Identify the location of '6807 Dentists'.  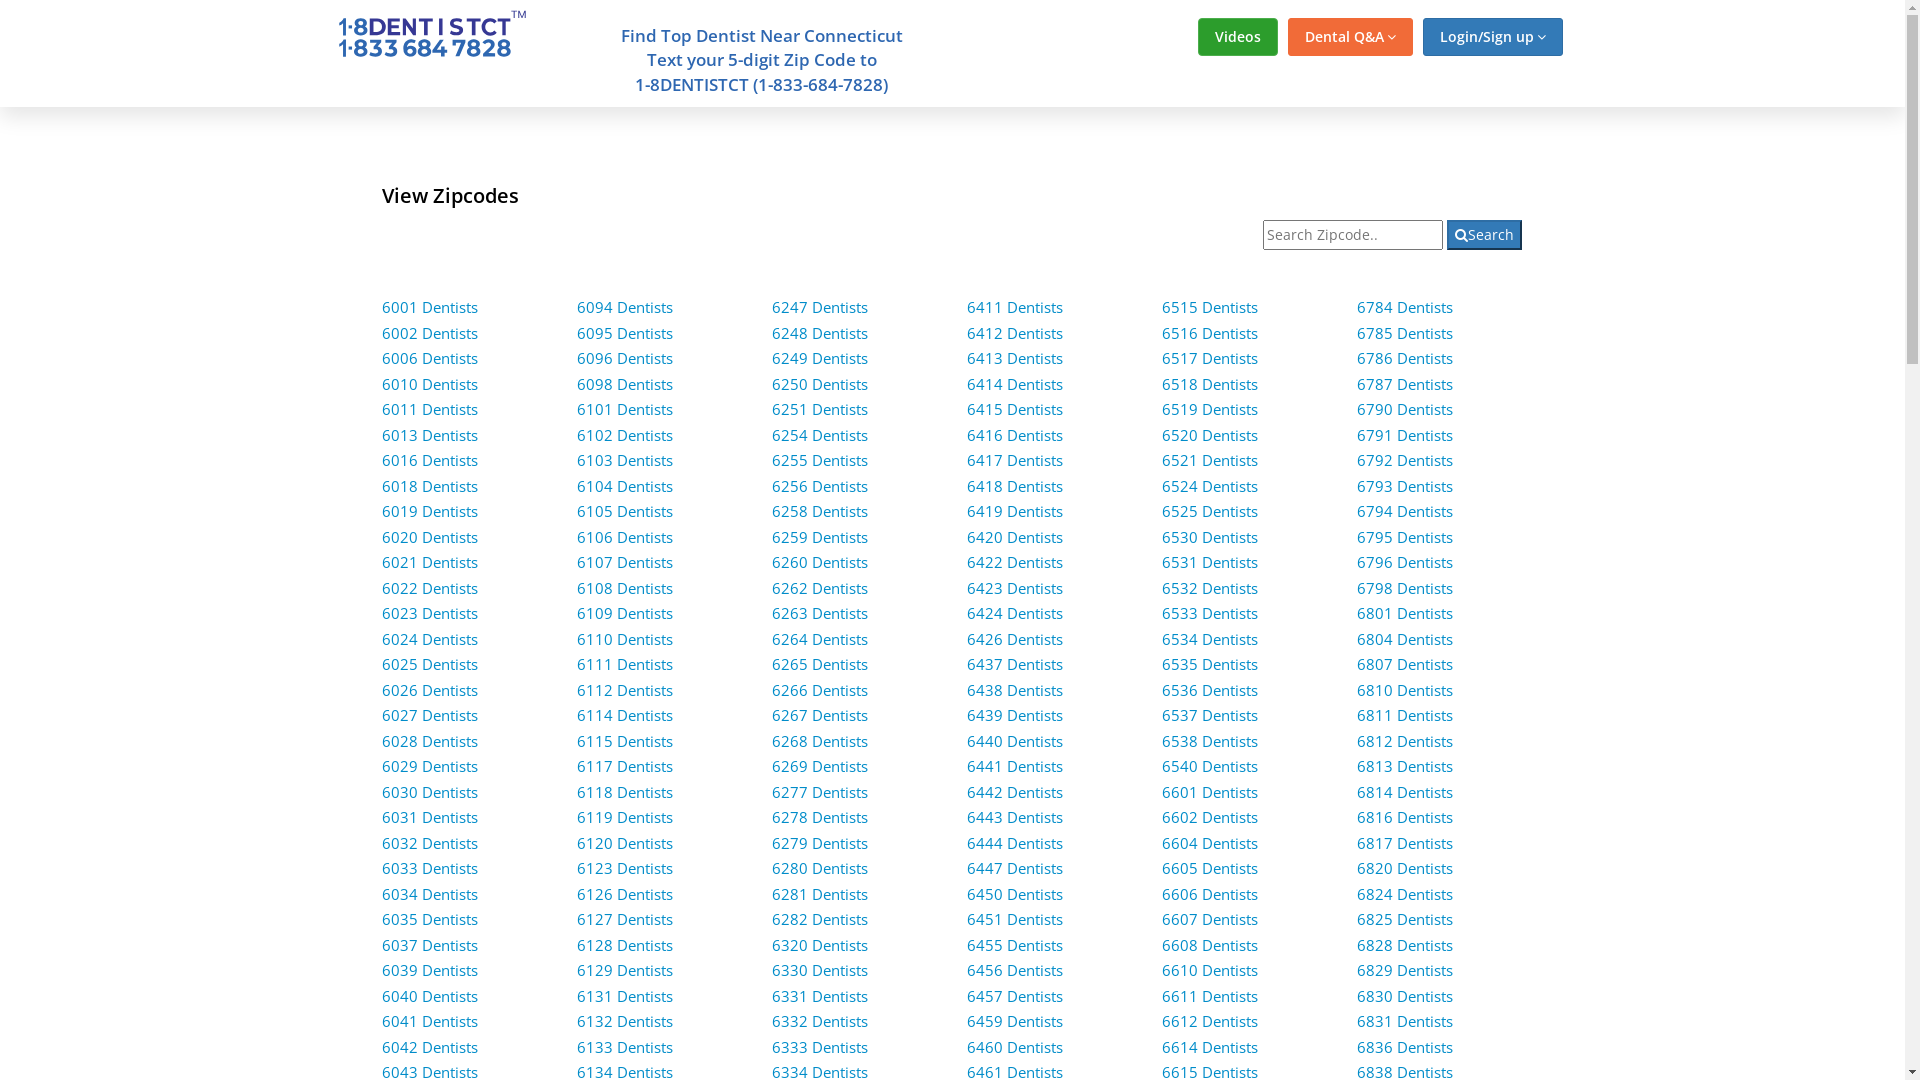
(1404, 663).